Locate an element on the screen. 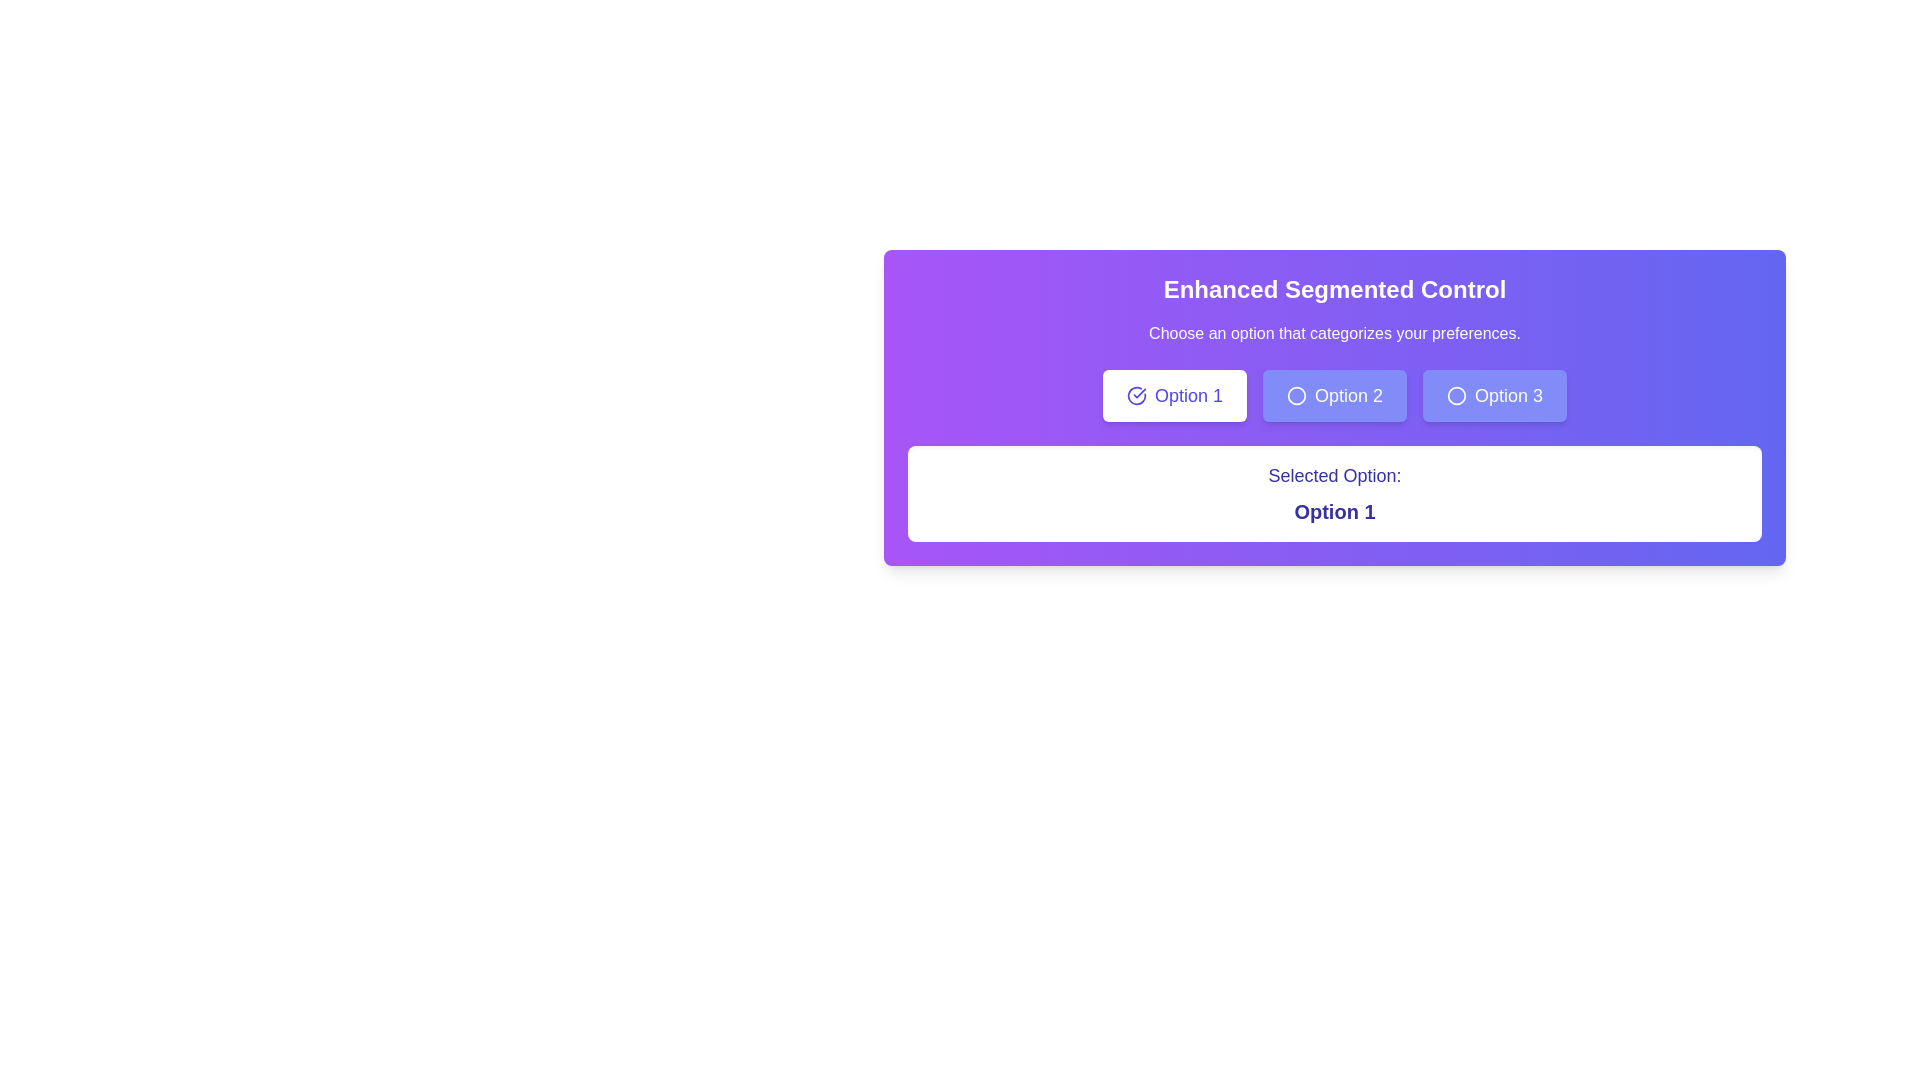 The width and height of the screenshot is (1920, 1080). the radio button icon representing 'Option 2' in the segmented control is located at coordinates (1296, 396).